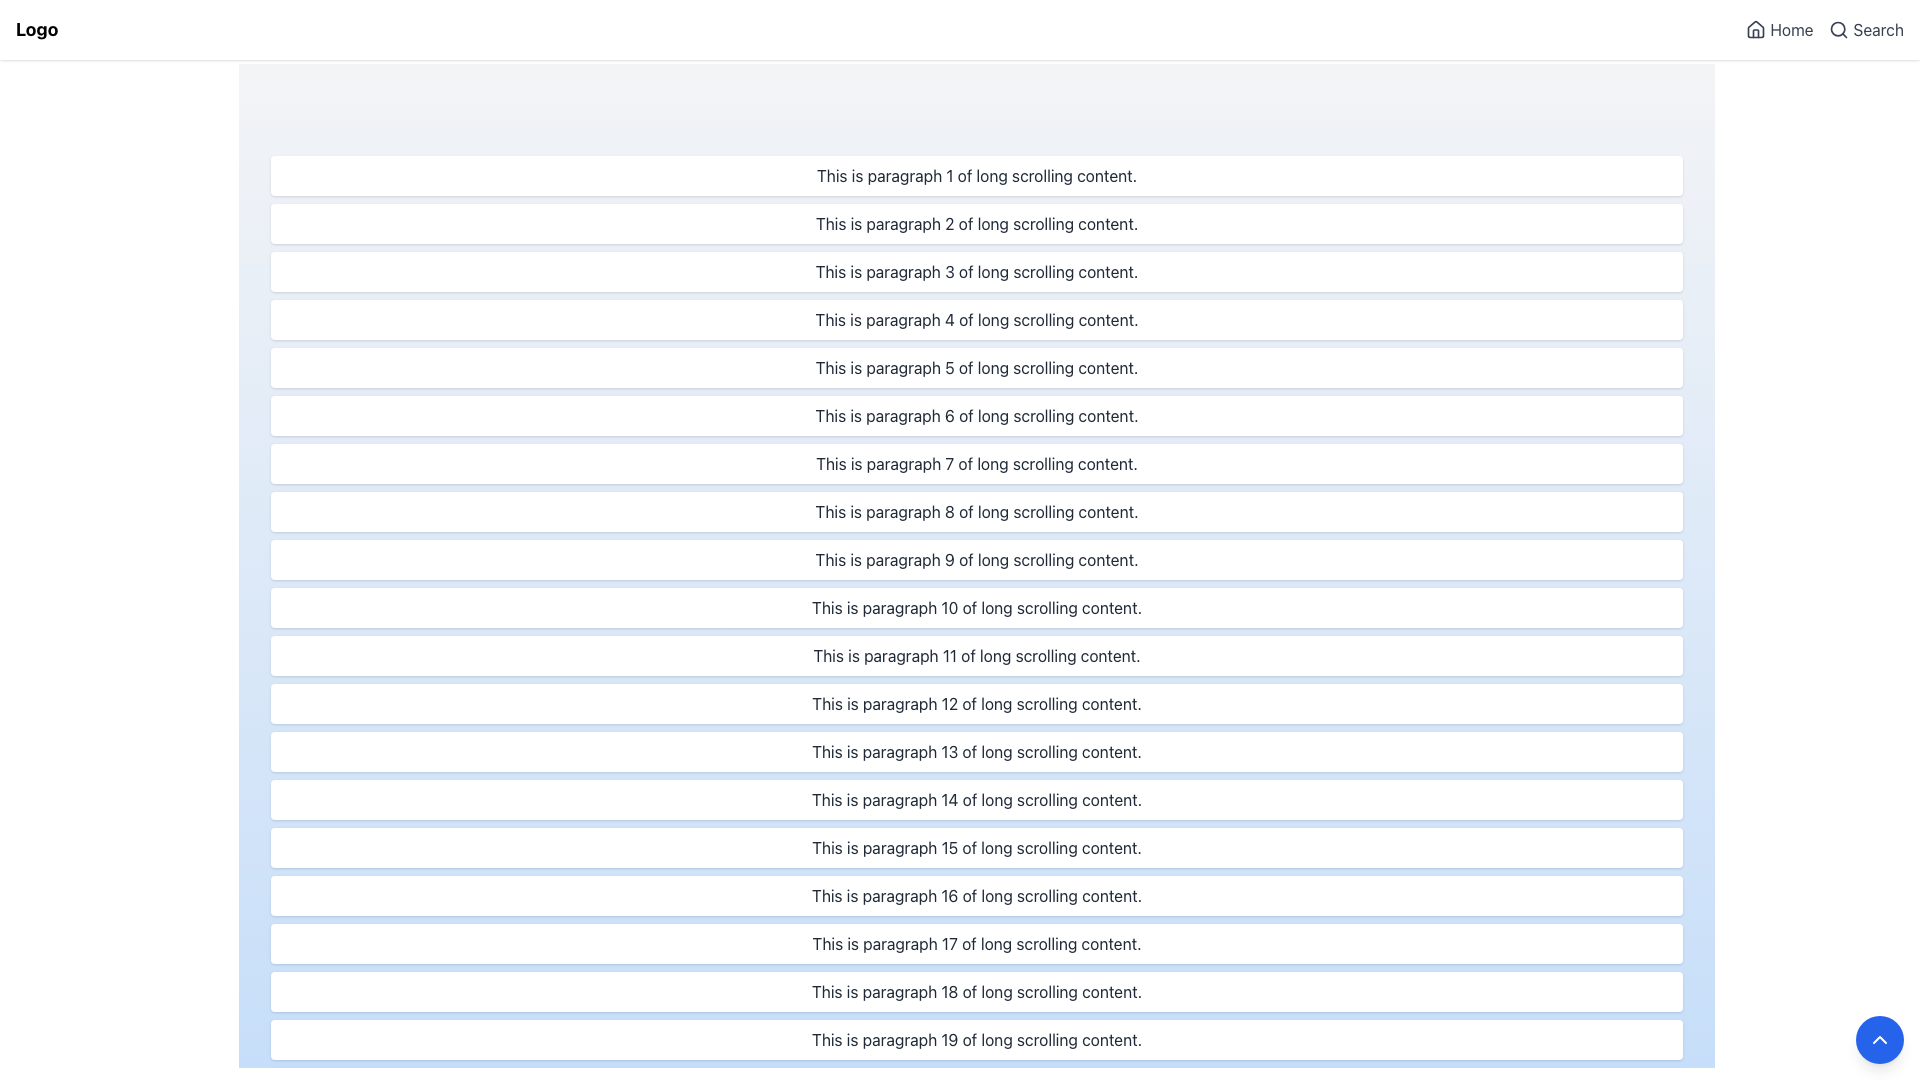 The image size is (1920, 1080). I want to click on the first paragraph text block located at the top of the list of similar paragraphs, so click(977, 175).